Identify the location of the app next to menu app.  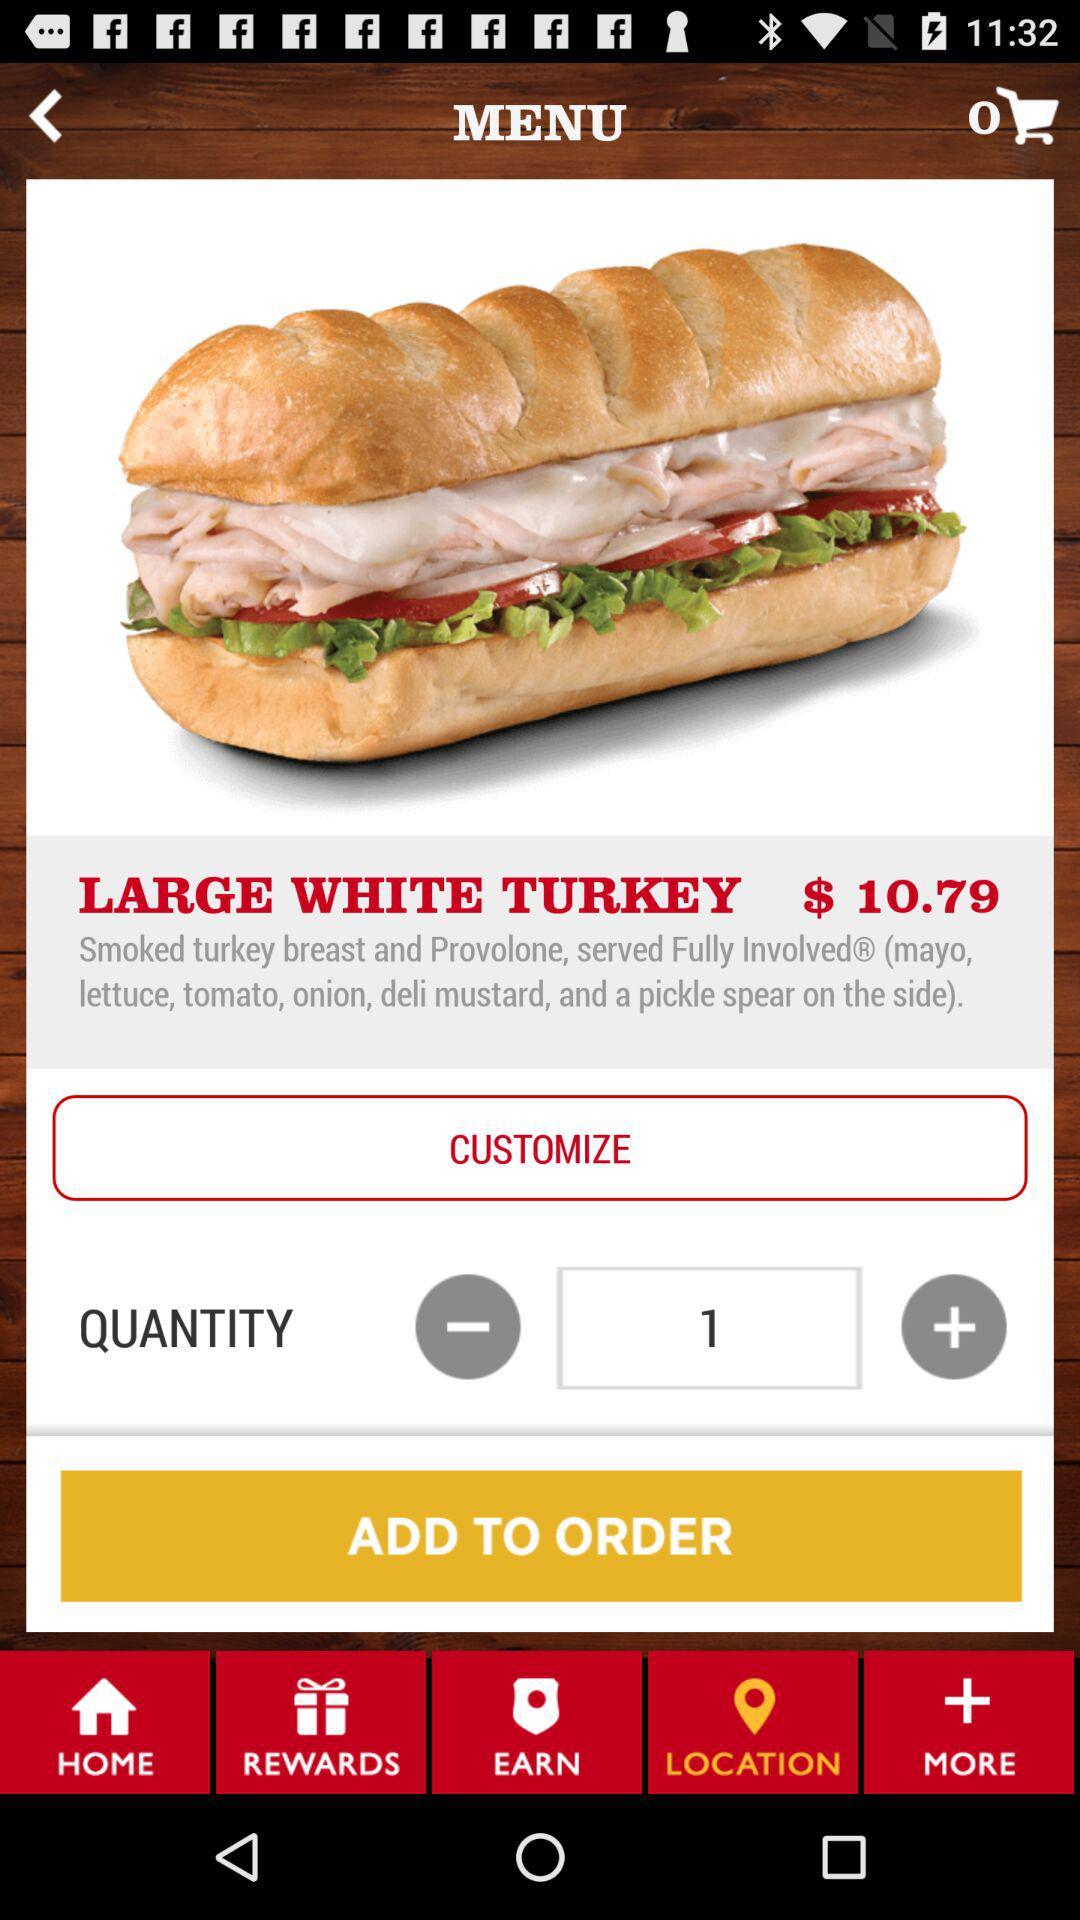
(1023, 114).